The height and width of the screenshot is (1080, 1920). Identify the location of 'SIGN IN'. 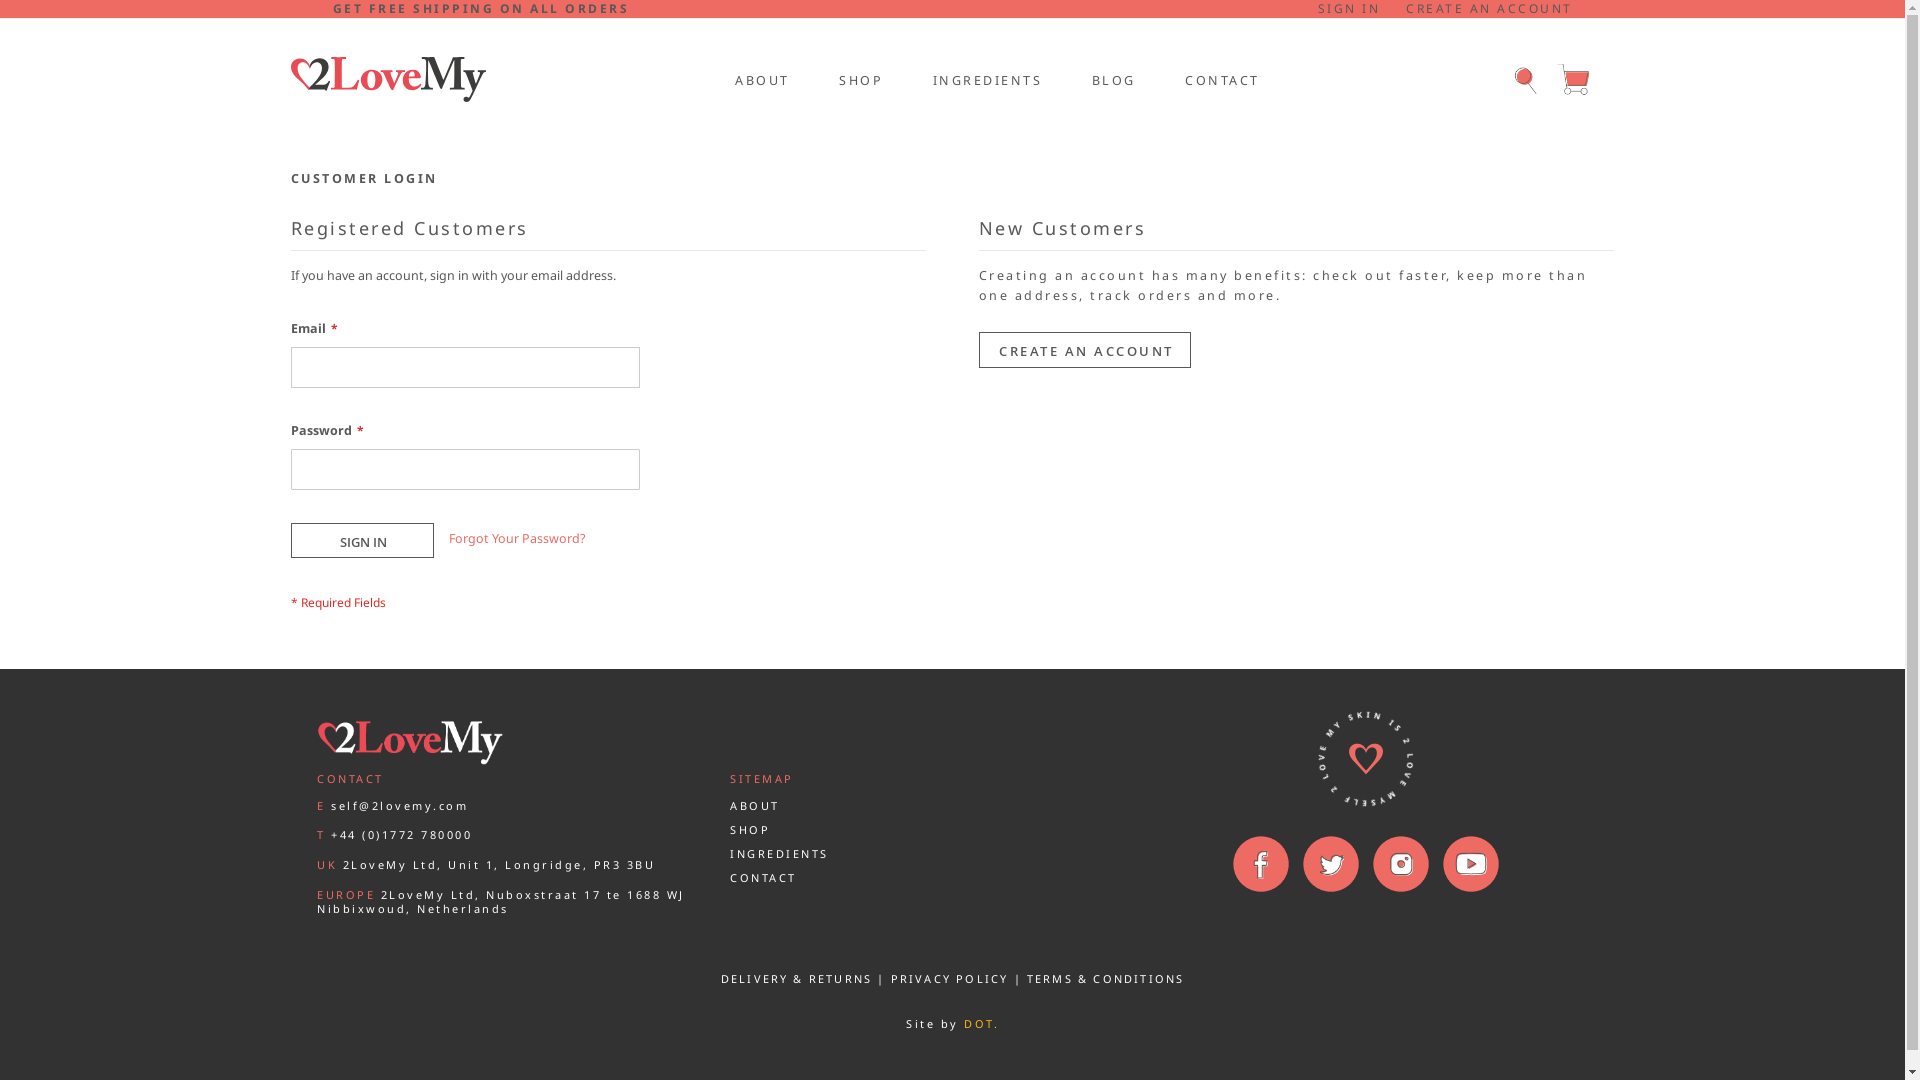
(1349, 8).